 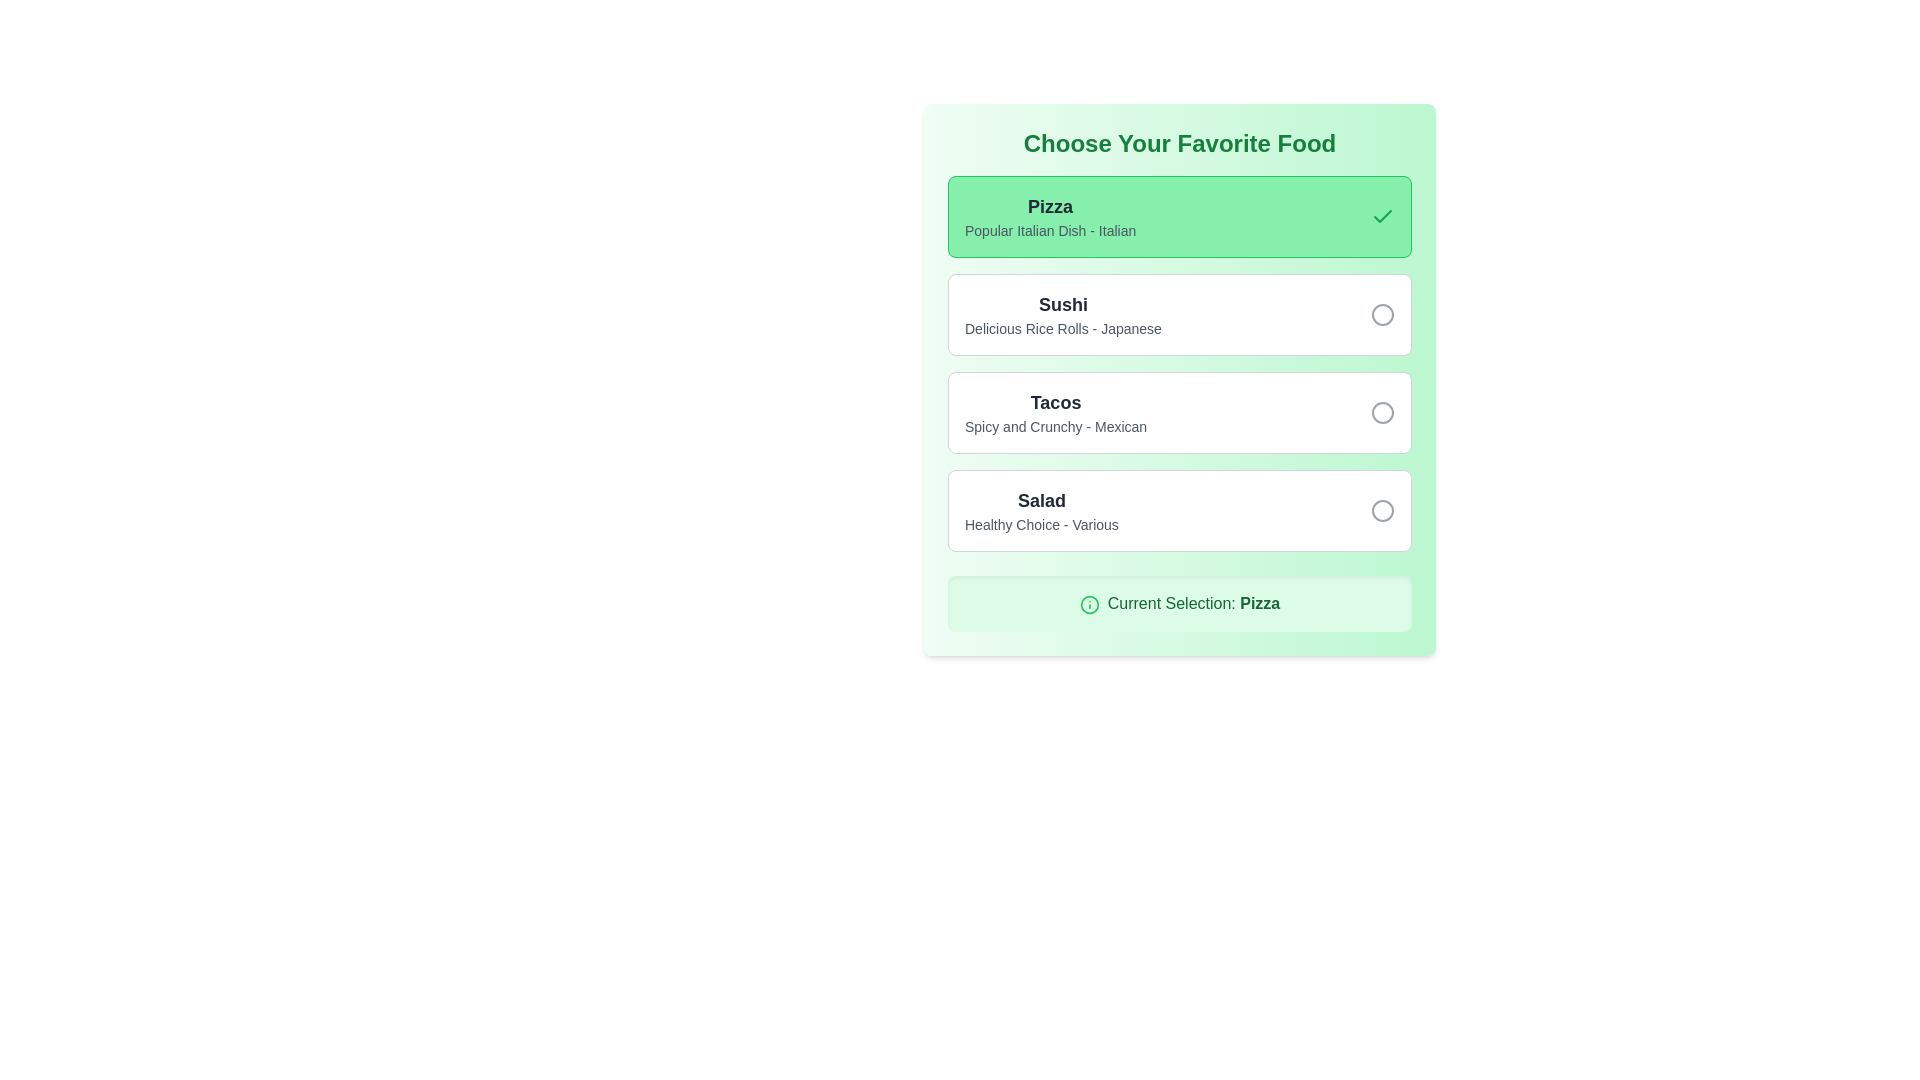 What do you see at coordinates (1088, 603) in the screenshot?
I see `the circular SVG element with a green stroke located in the informational banner that displays 'Current Selection: Pizza.'` at bounding box center [1088, 603].